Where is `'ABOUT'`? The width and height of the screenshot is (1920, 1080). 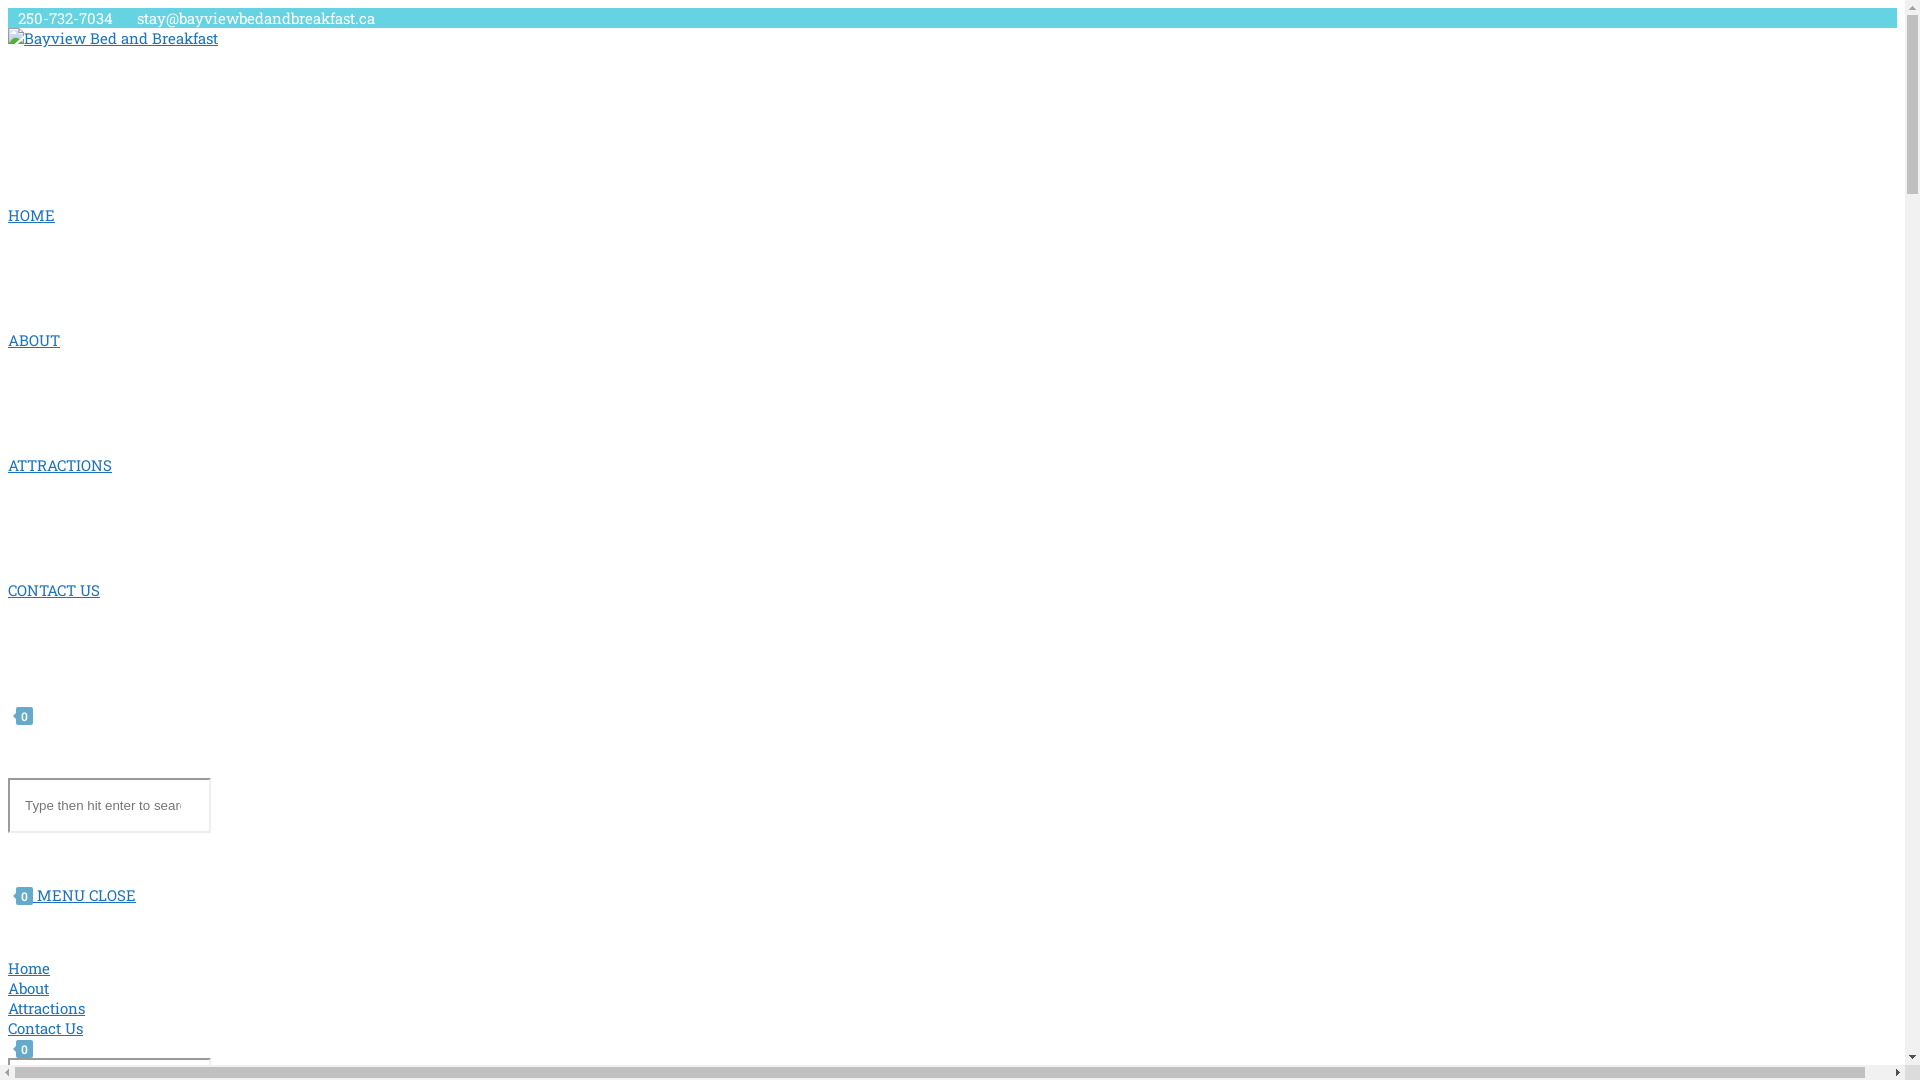
'ABOUT' is located at coordinates (33, 338).